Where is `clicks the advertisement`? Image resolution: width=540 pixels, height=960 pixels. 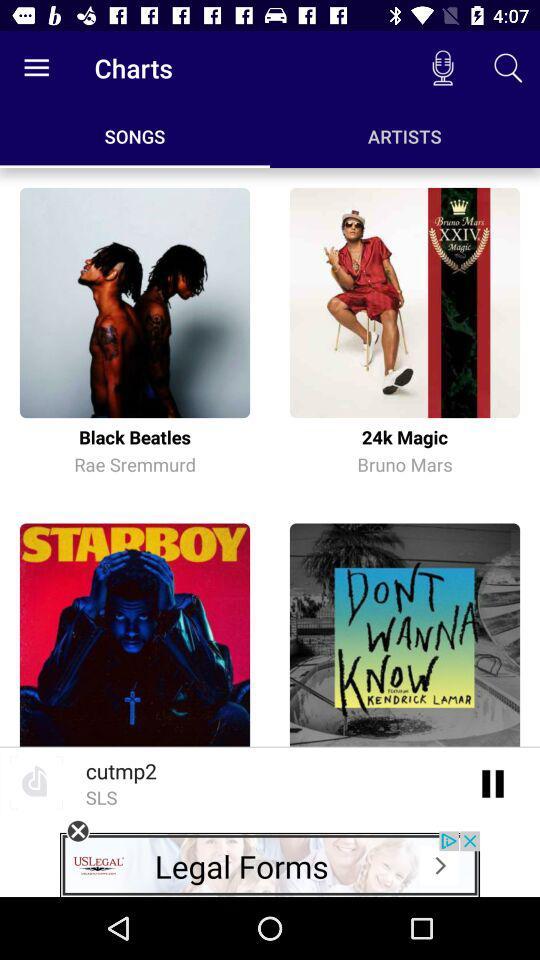
clicks the advertisement is located at coordinates (270, 863).